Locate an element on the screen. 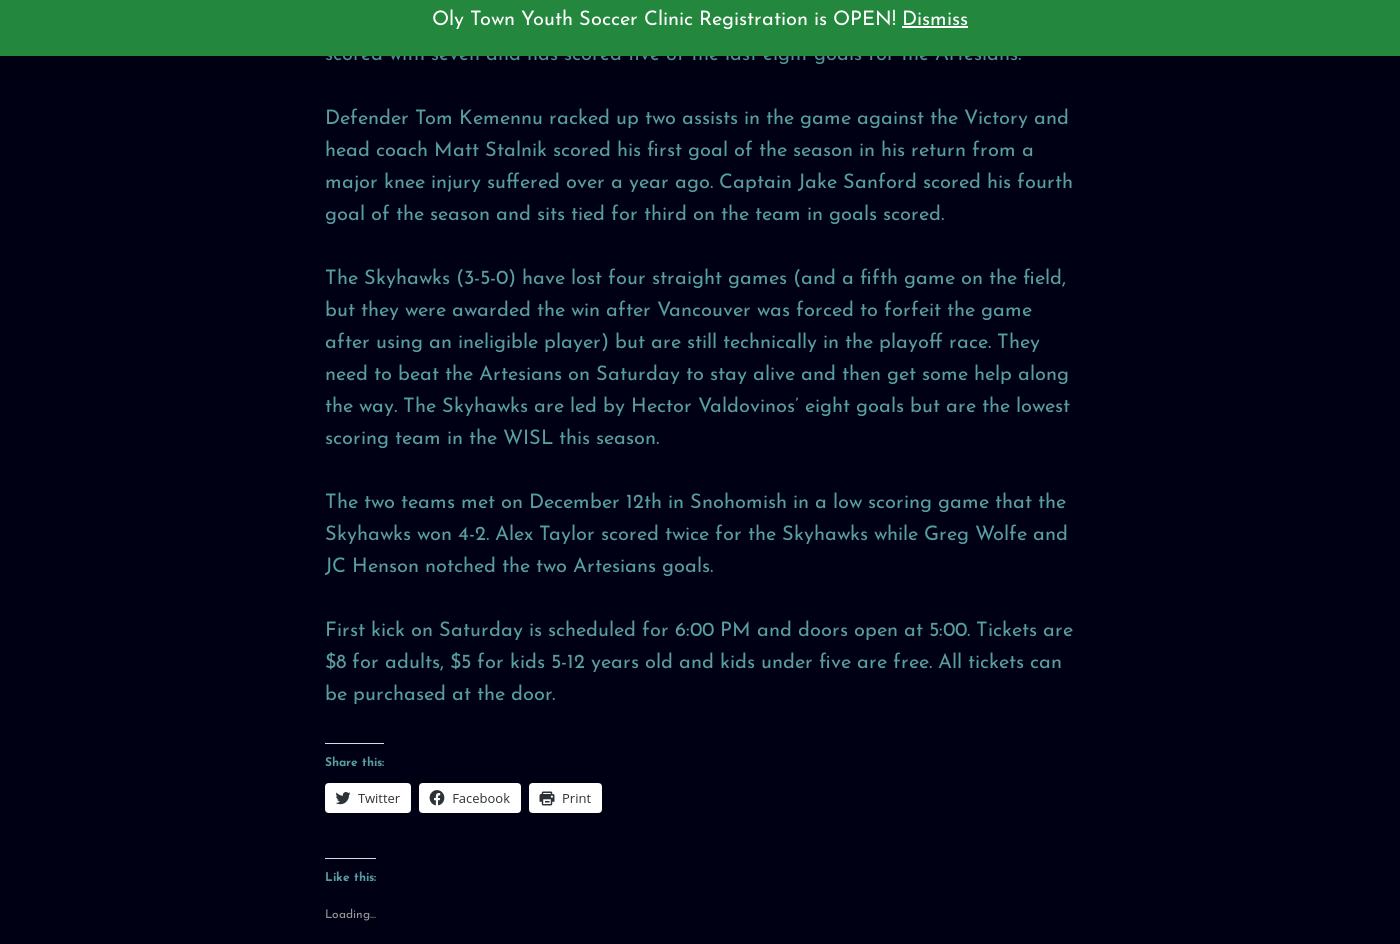 The image size is (1400, 944). 'Share this:' is located at coordinates (353, 761).